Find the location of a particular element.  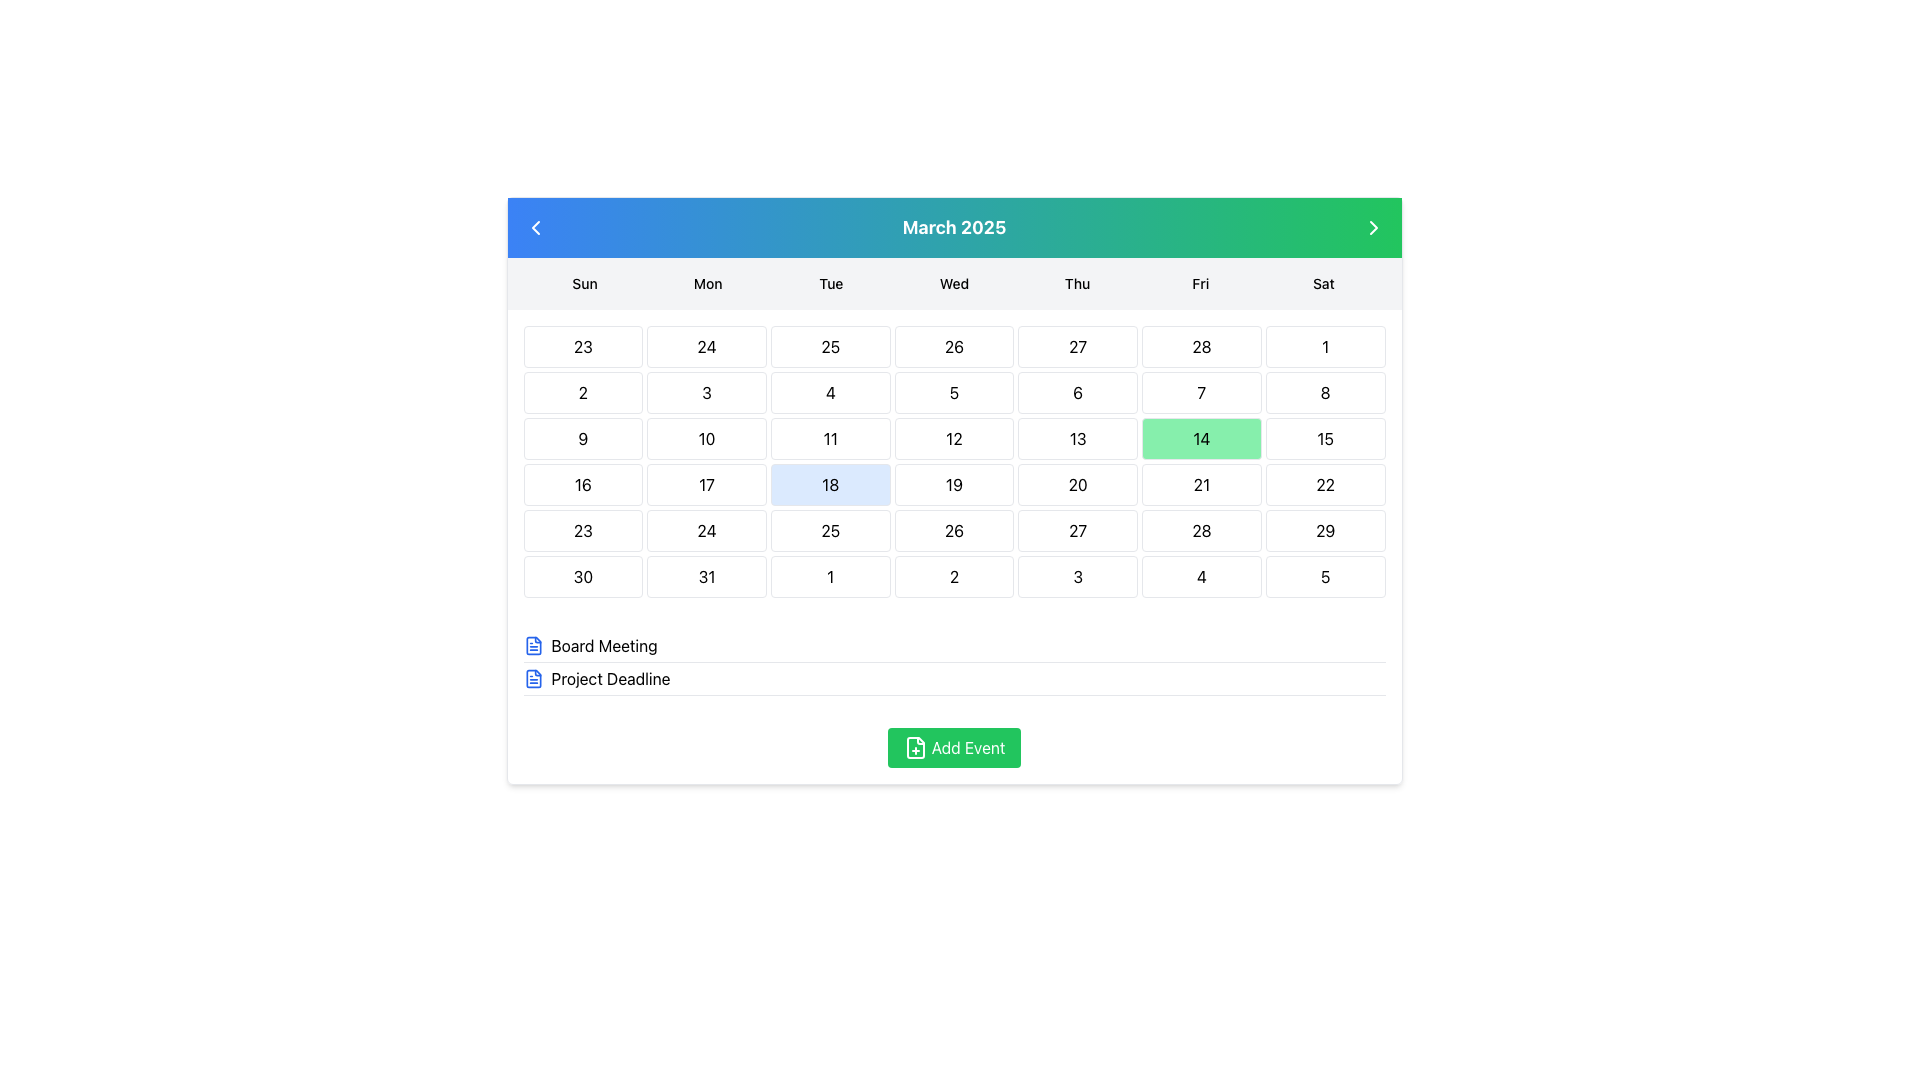

to select the calendar day cell containing the date '23', which is styled with a white background and rounded corners, located in the last row of the calendar grid is located at coordinates (582, 530).